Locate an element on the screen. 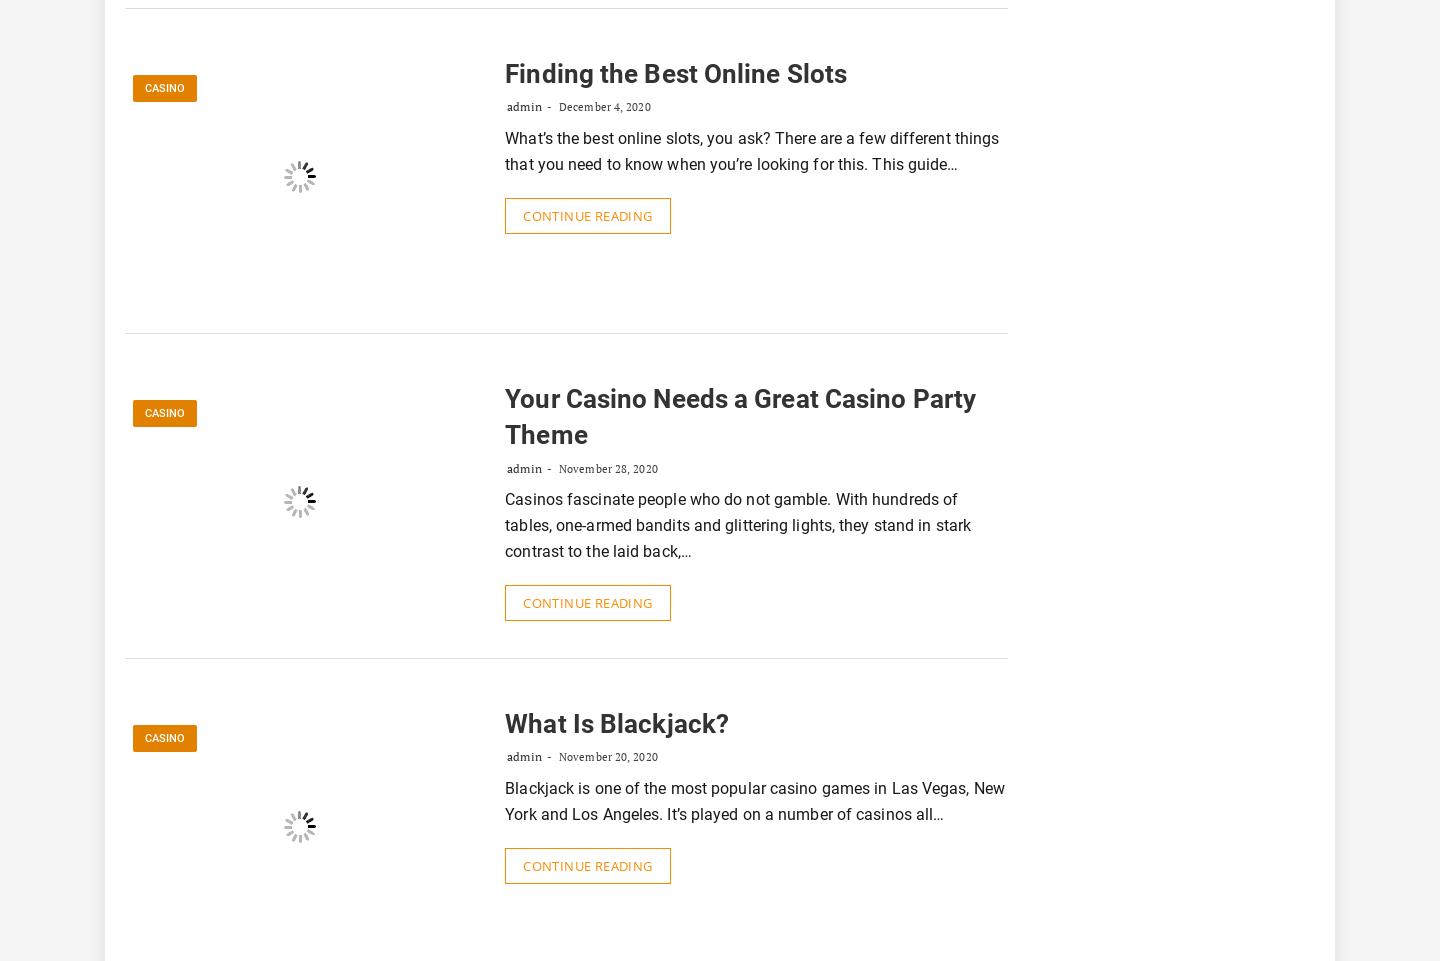 The height and width of the screenshot is (961, 1440). 'November 20, 2020' is located at coordinates (604, 755).